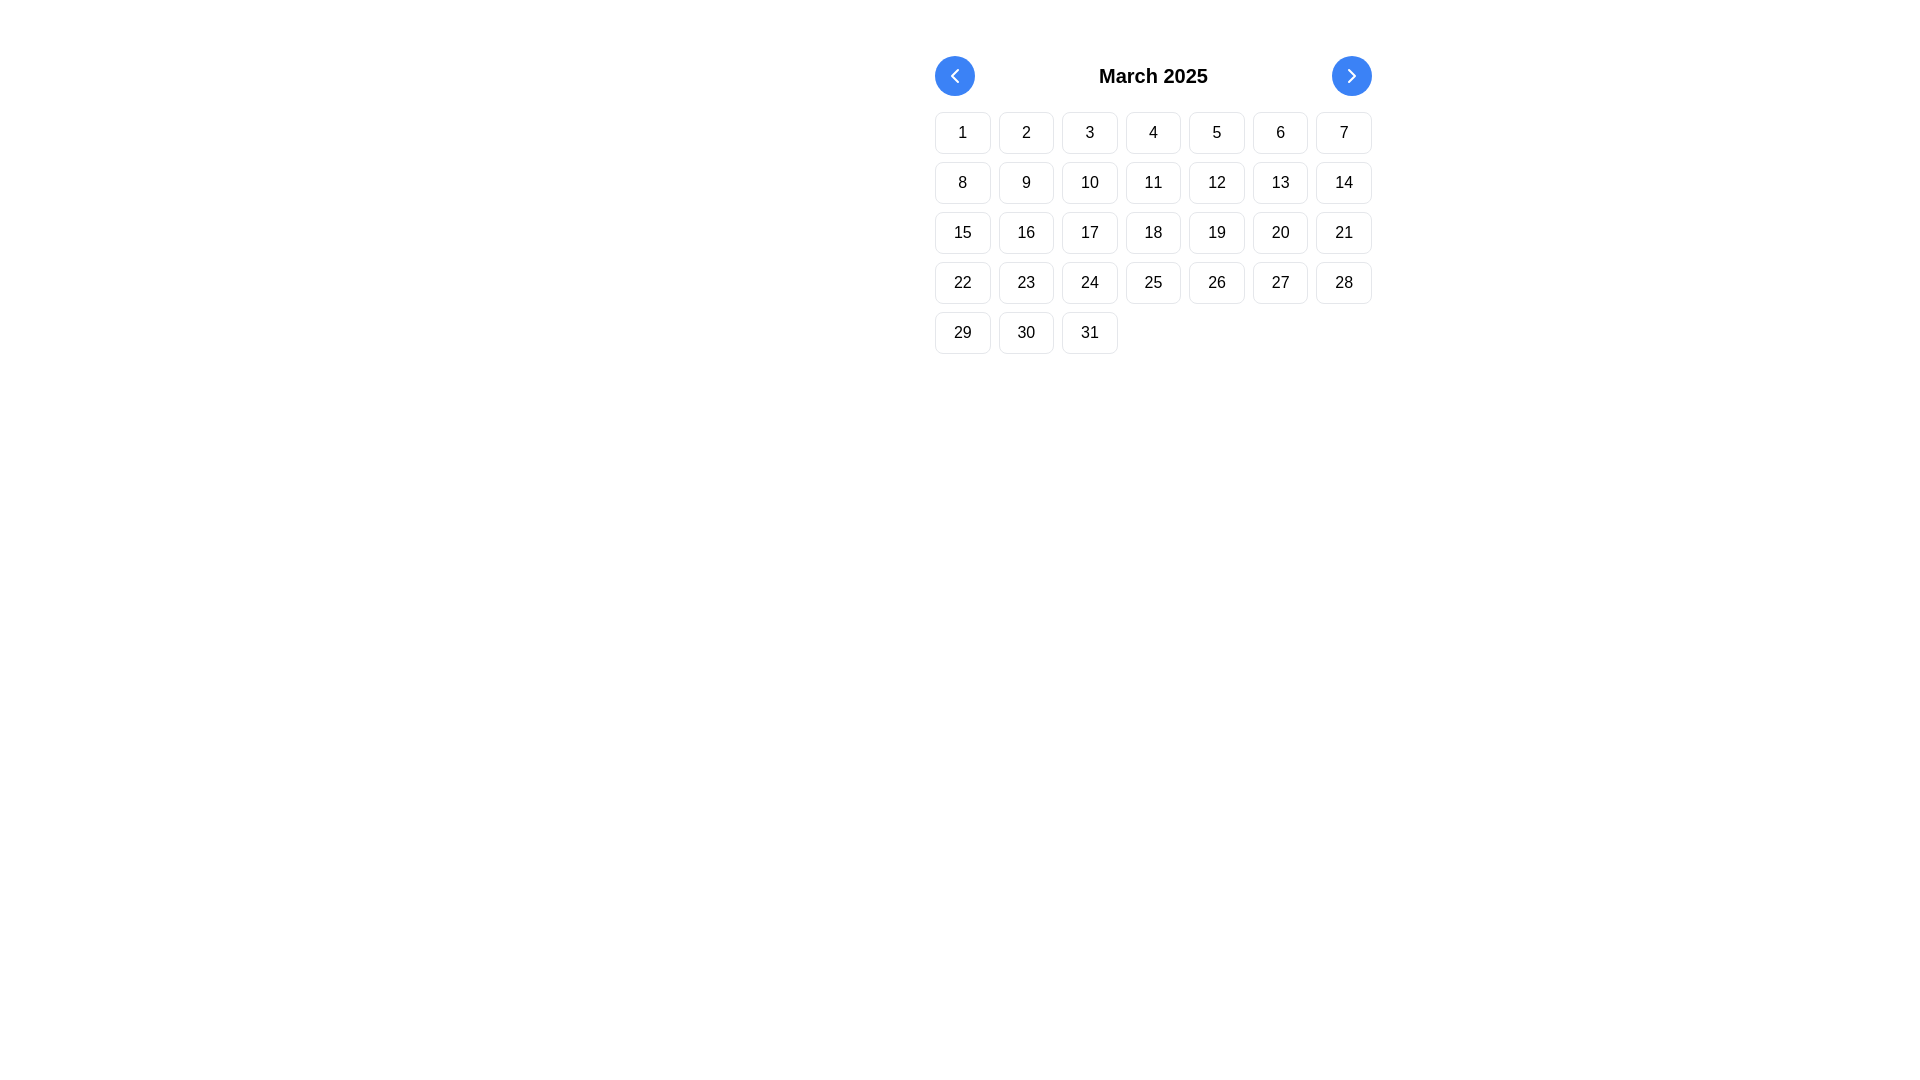 This screenshot has height=1080, width=1920. I want to click on any cell of the centrally located grid layout component that spans horizontally across the interface, so click(1153, 231).